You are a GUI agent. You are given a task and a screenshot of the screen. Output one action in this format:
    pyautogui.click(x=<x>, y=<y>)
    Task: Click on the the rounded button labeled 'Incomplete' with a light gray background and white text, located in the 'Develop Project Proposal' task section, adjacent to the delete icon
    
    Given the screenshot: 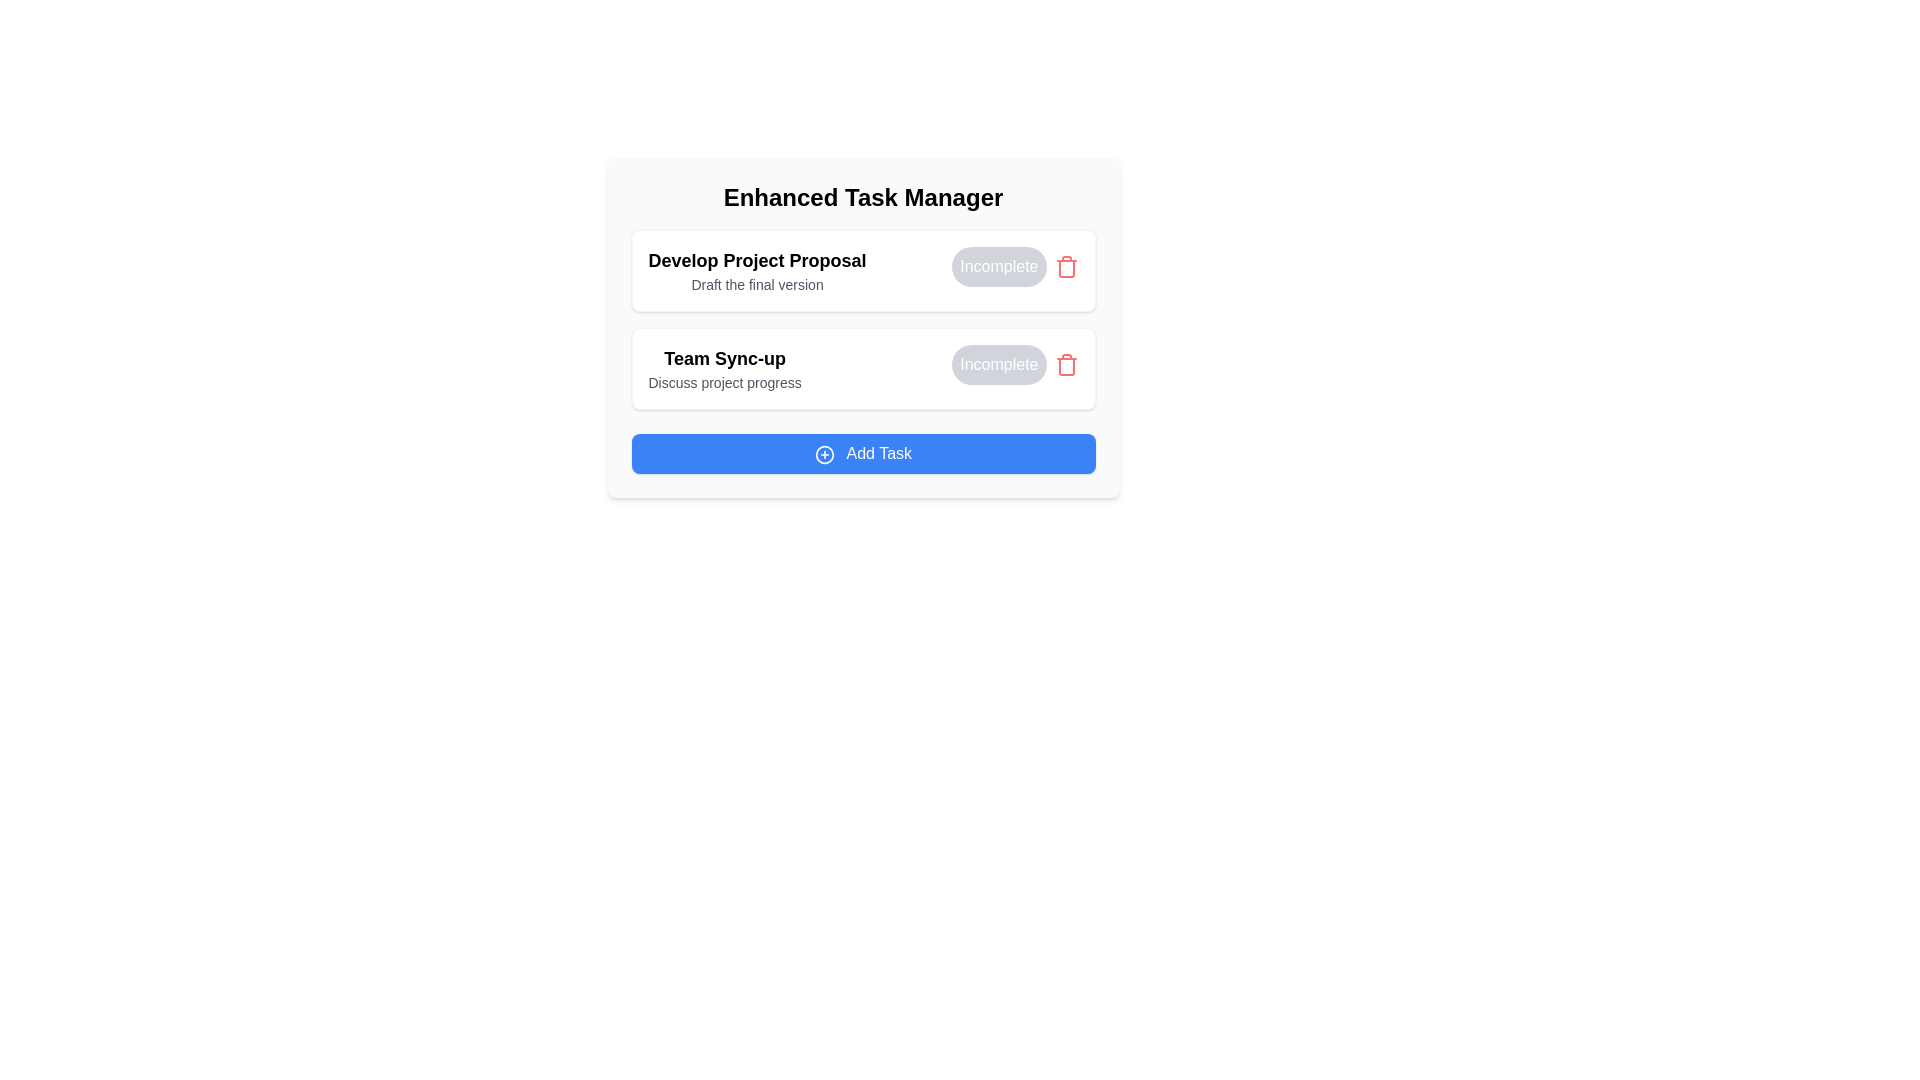 What is the action you would take?
    pyautogui.click(x=1015, y=265)
    